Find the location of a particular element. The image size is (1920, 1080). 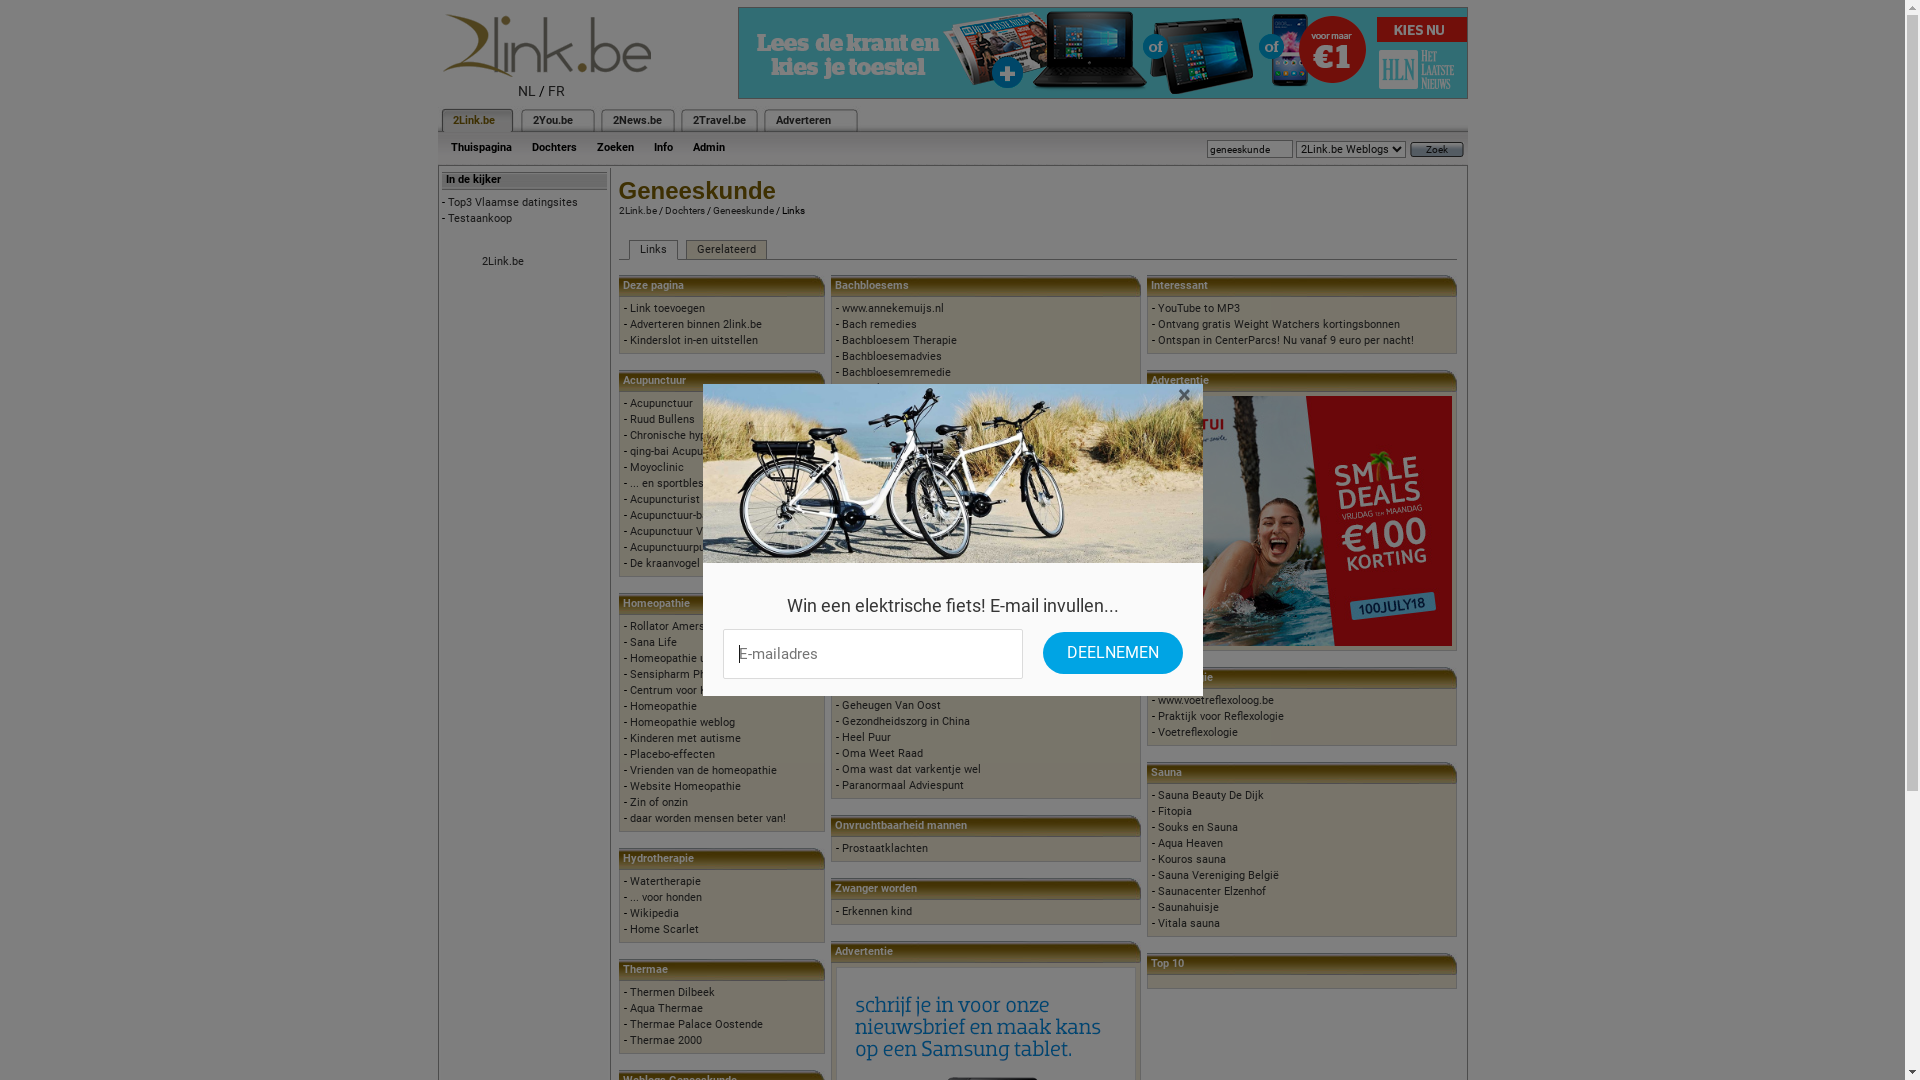

'Bachbloesemadvies' is located at coordinates (891, 355).